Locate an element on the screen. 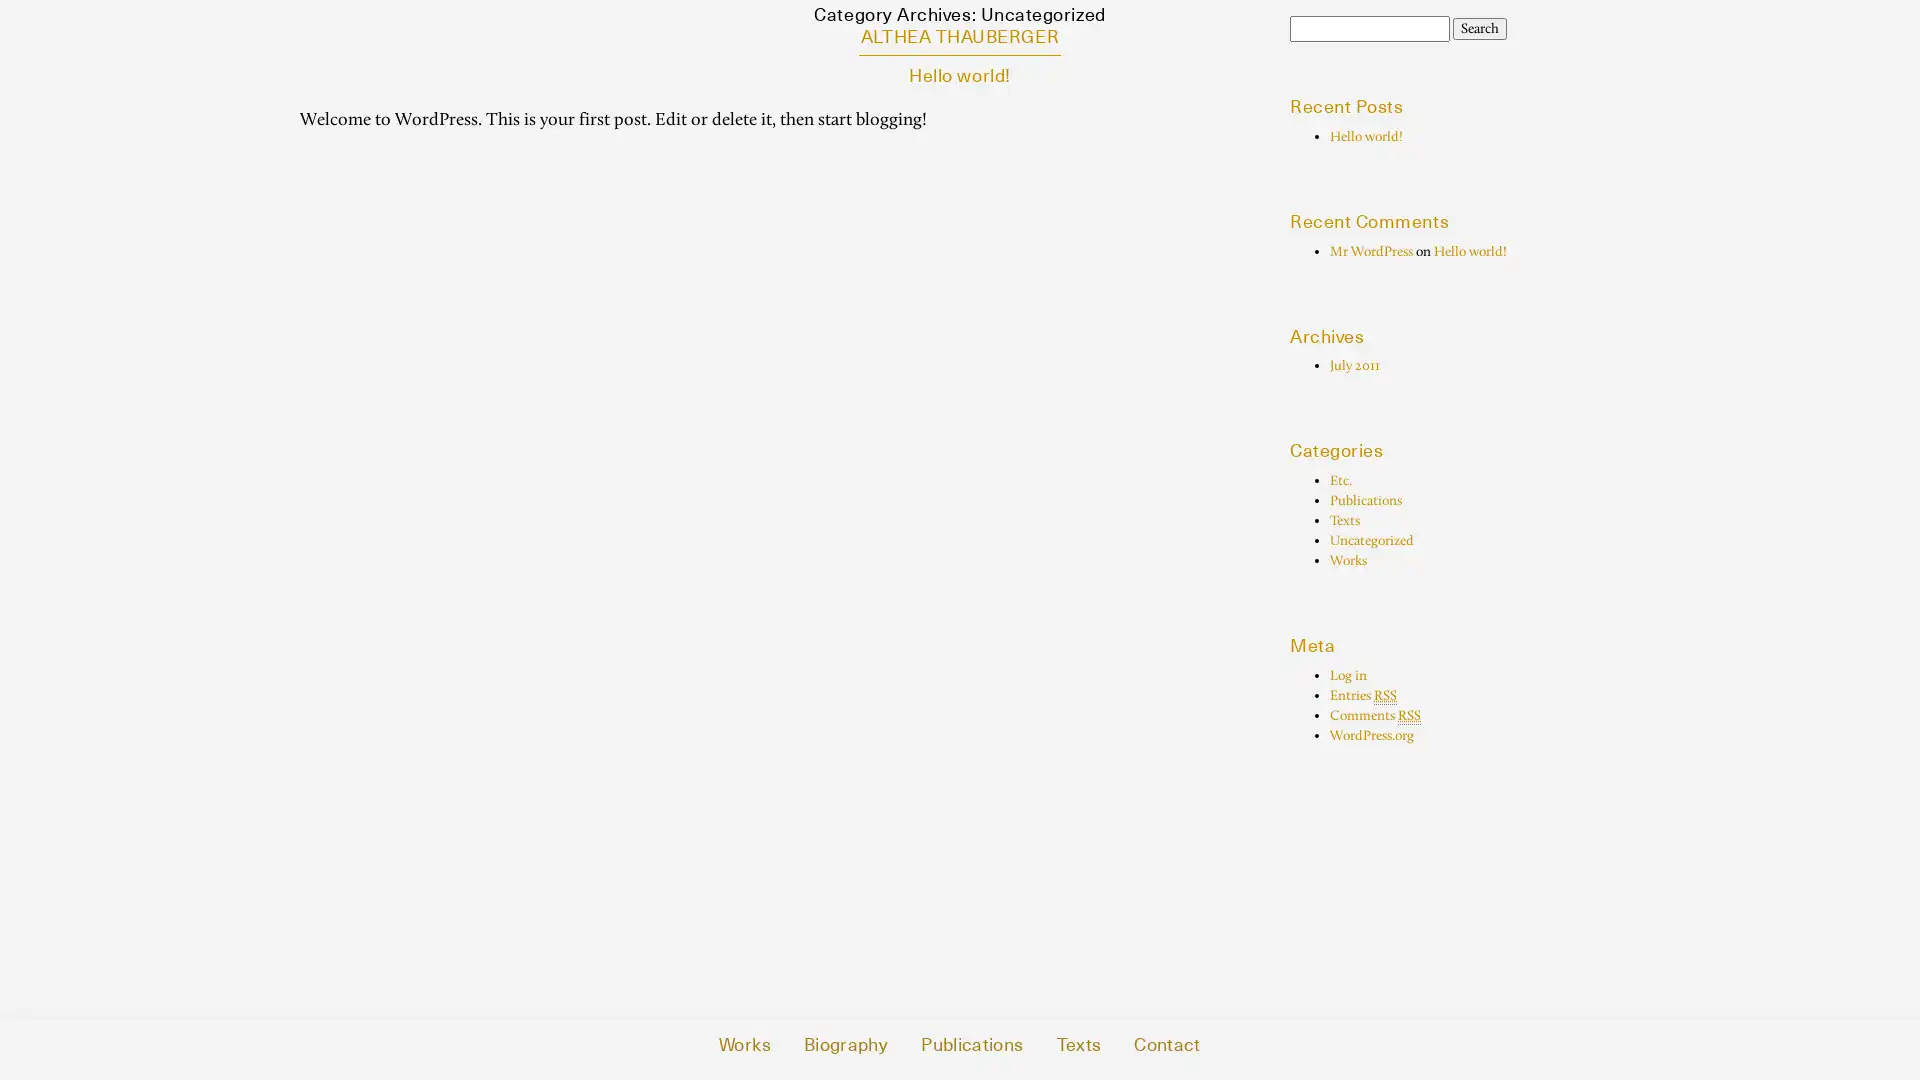 This screenshot has height=1080, width=1920. Search is located at coordinates (1479, 29).